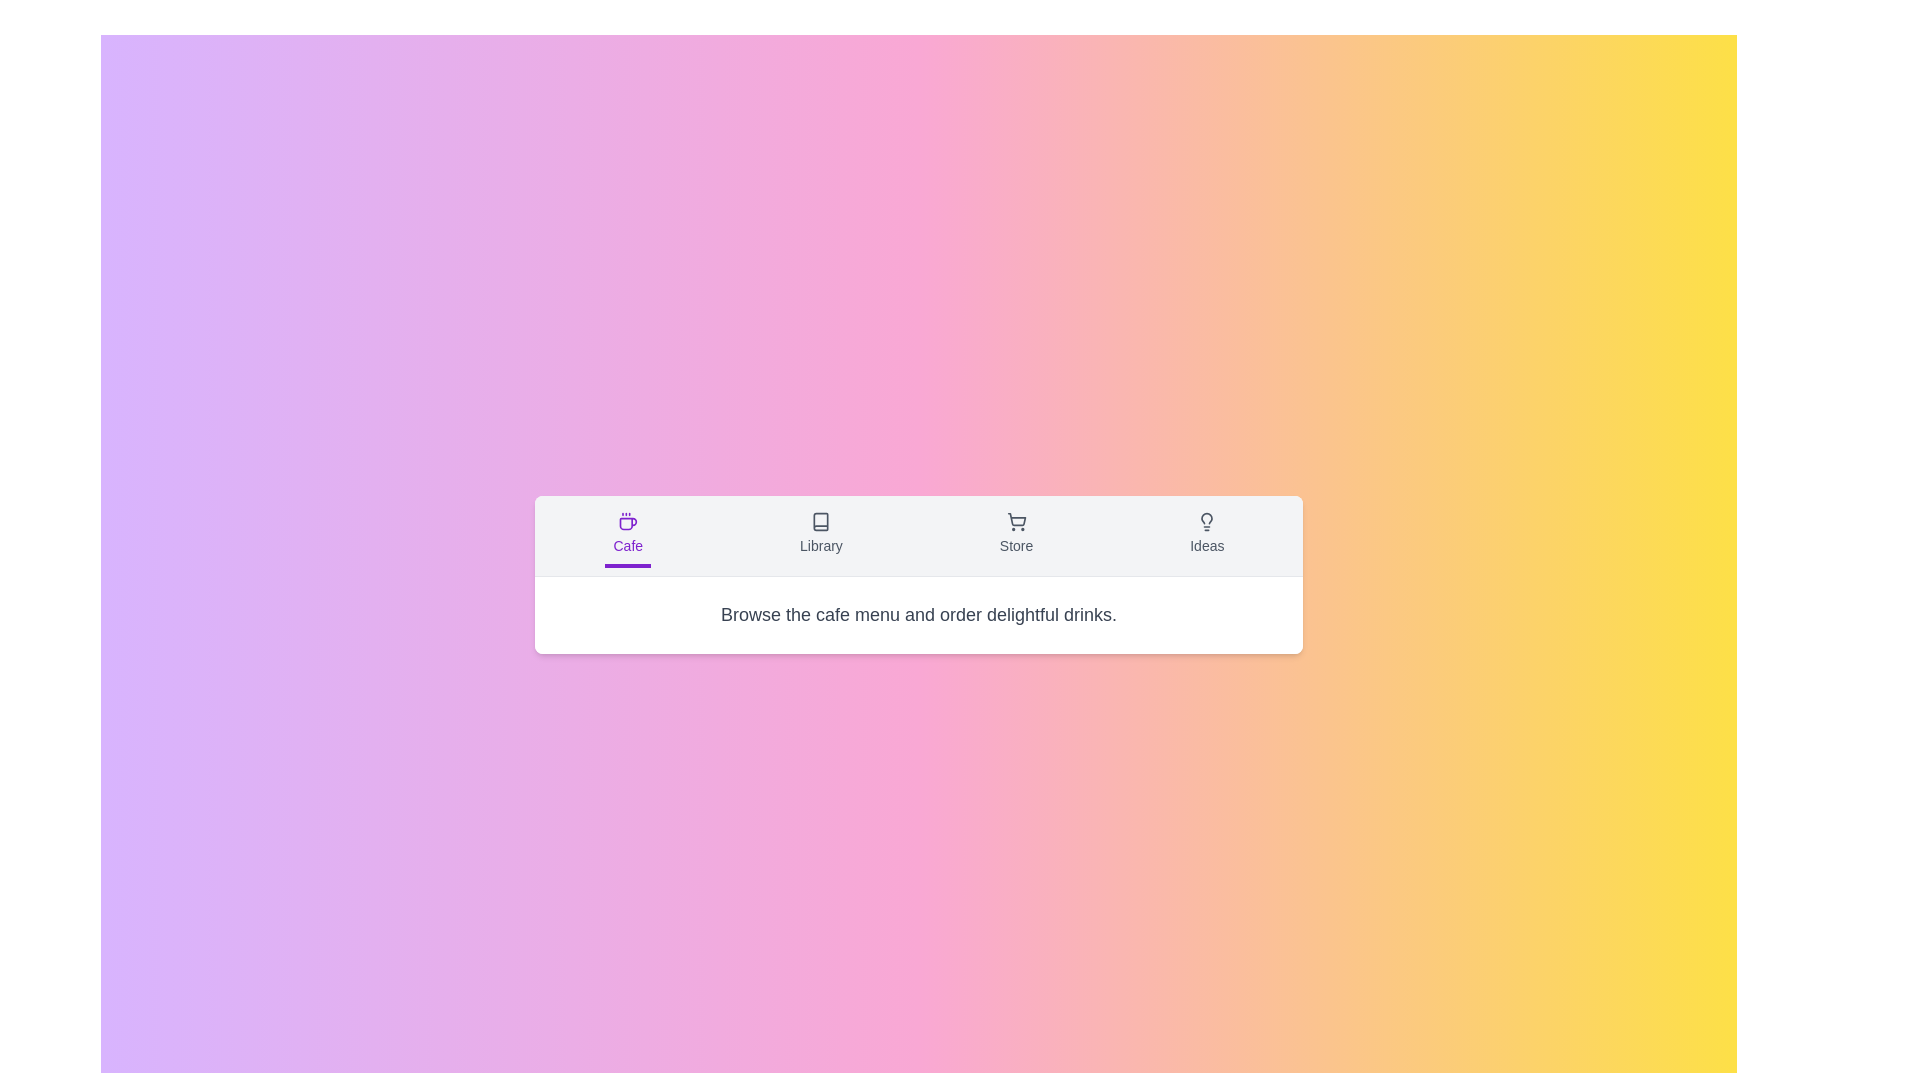  What do you see at coordinates (1016, 534) in the screenshot?
I see `the 'Store' button` at bounding box center [1016, 534].